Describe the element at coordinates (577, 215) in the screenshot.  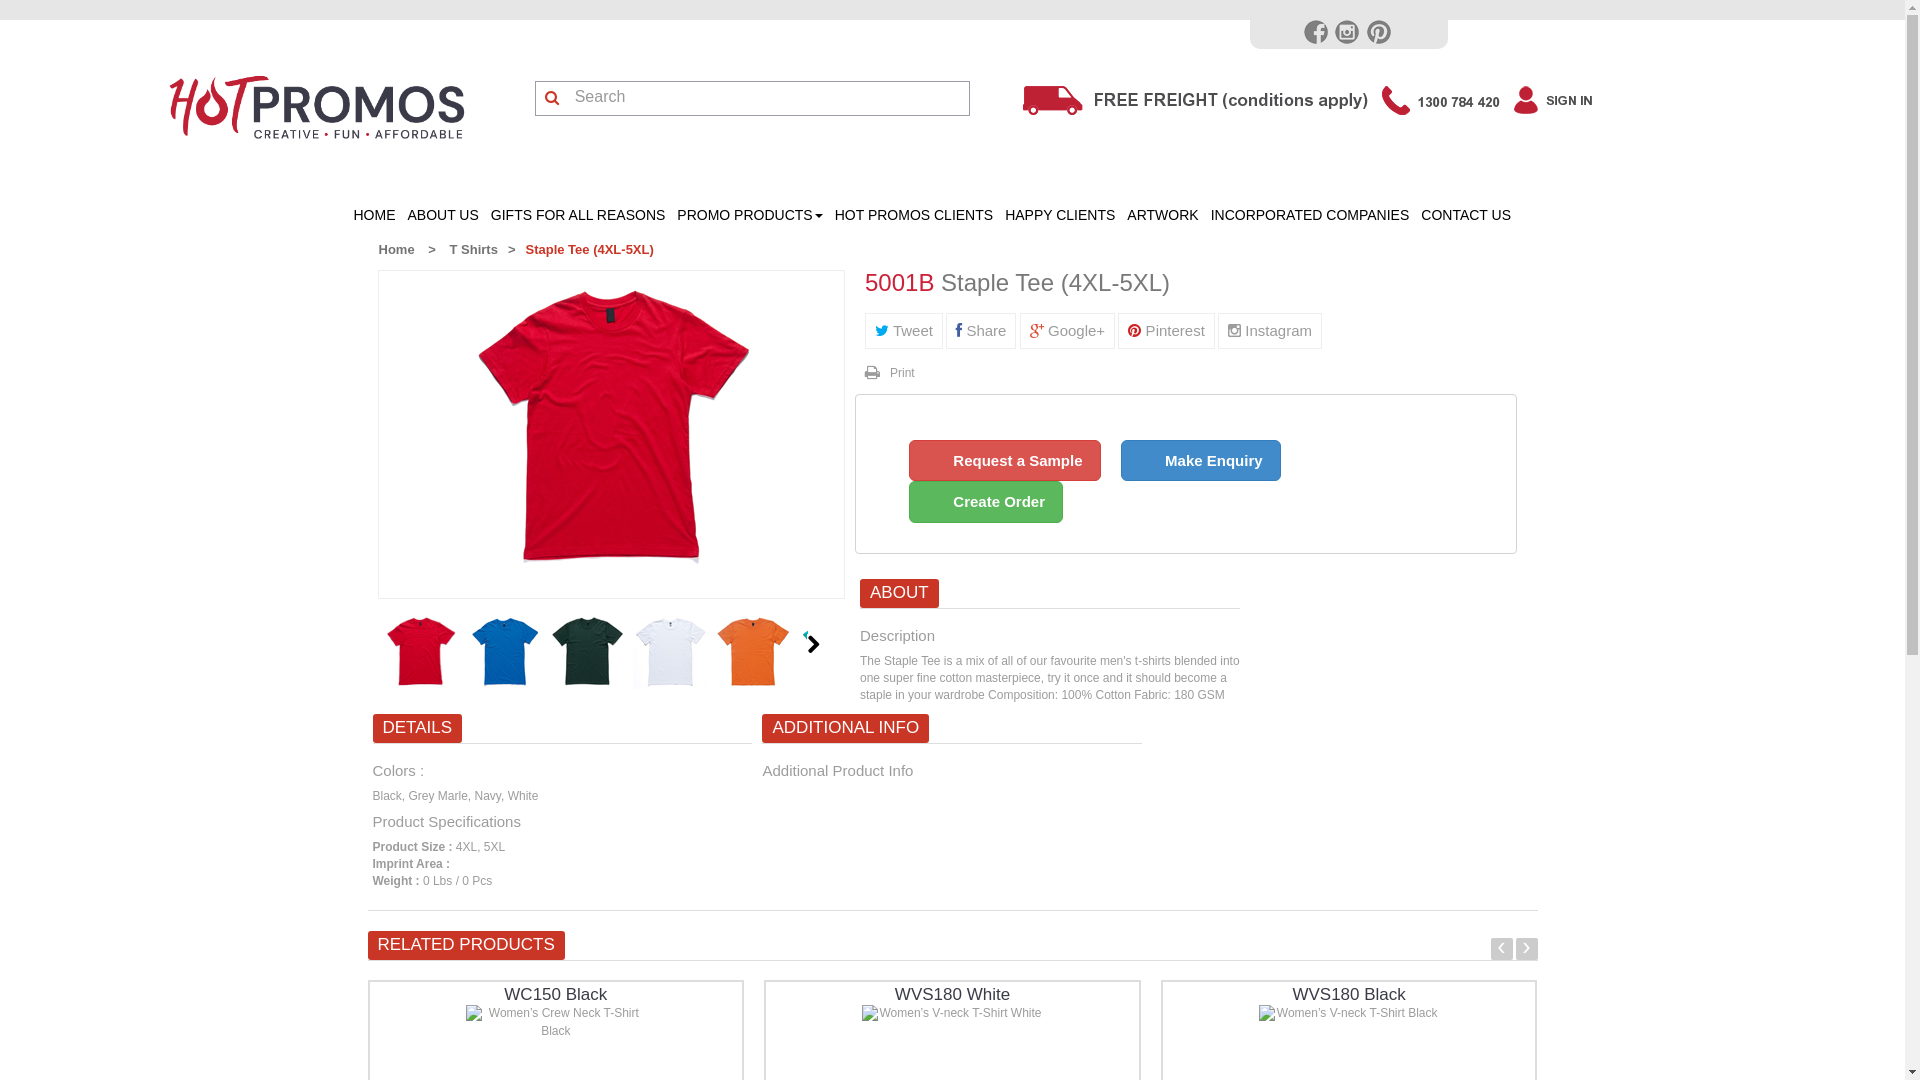
I see `'GIFTS FOR ALL REASONS'` at that location.